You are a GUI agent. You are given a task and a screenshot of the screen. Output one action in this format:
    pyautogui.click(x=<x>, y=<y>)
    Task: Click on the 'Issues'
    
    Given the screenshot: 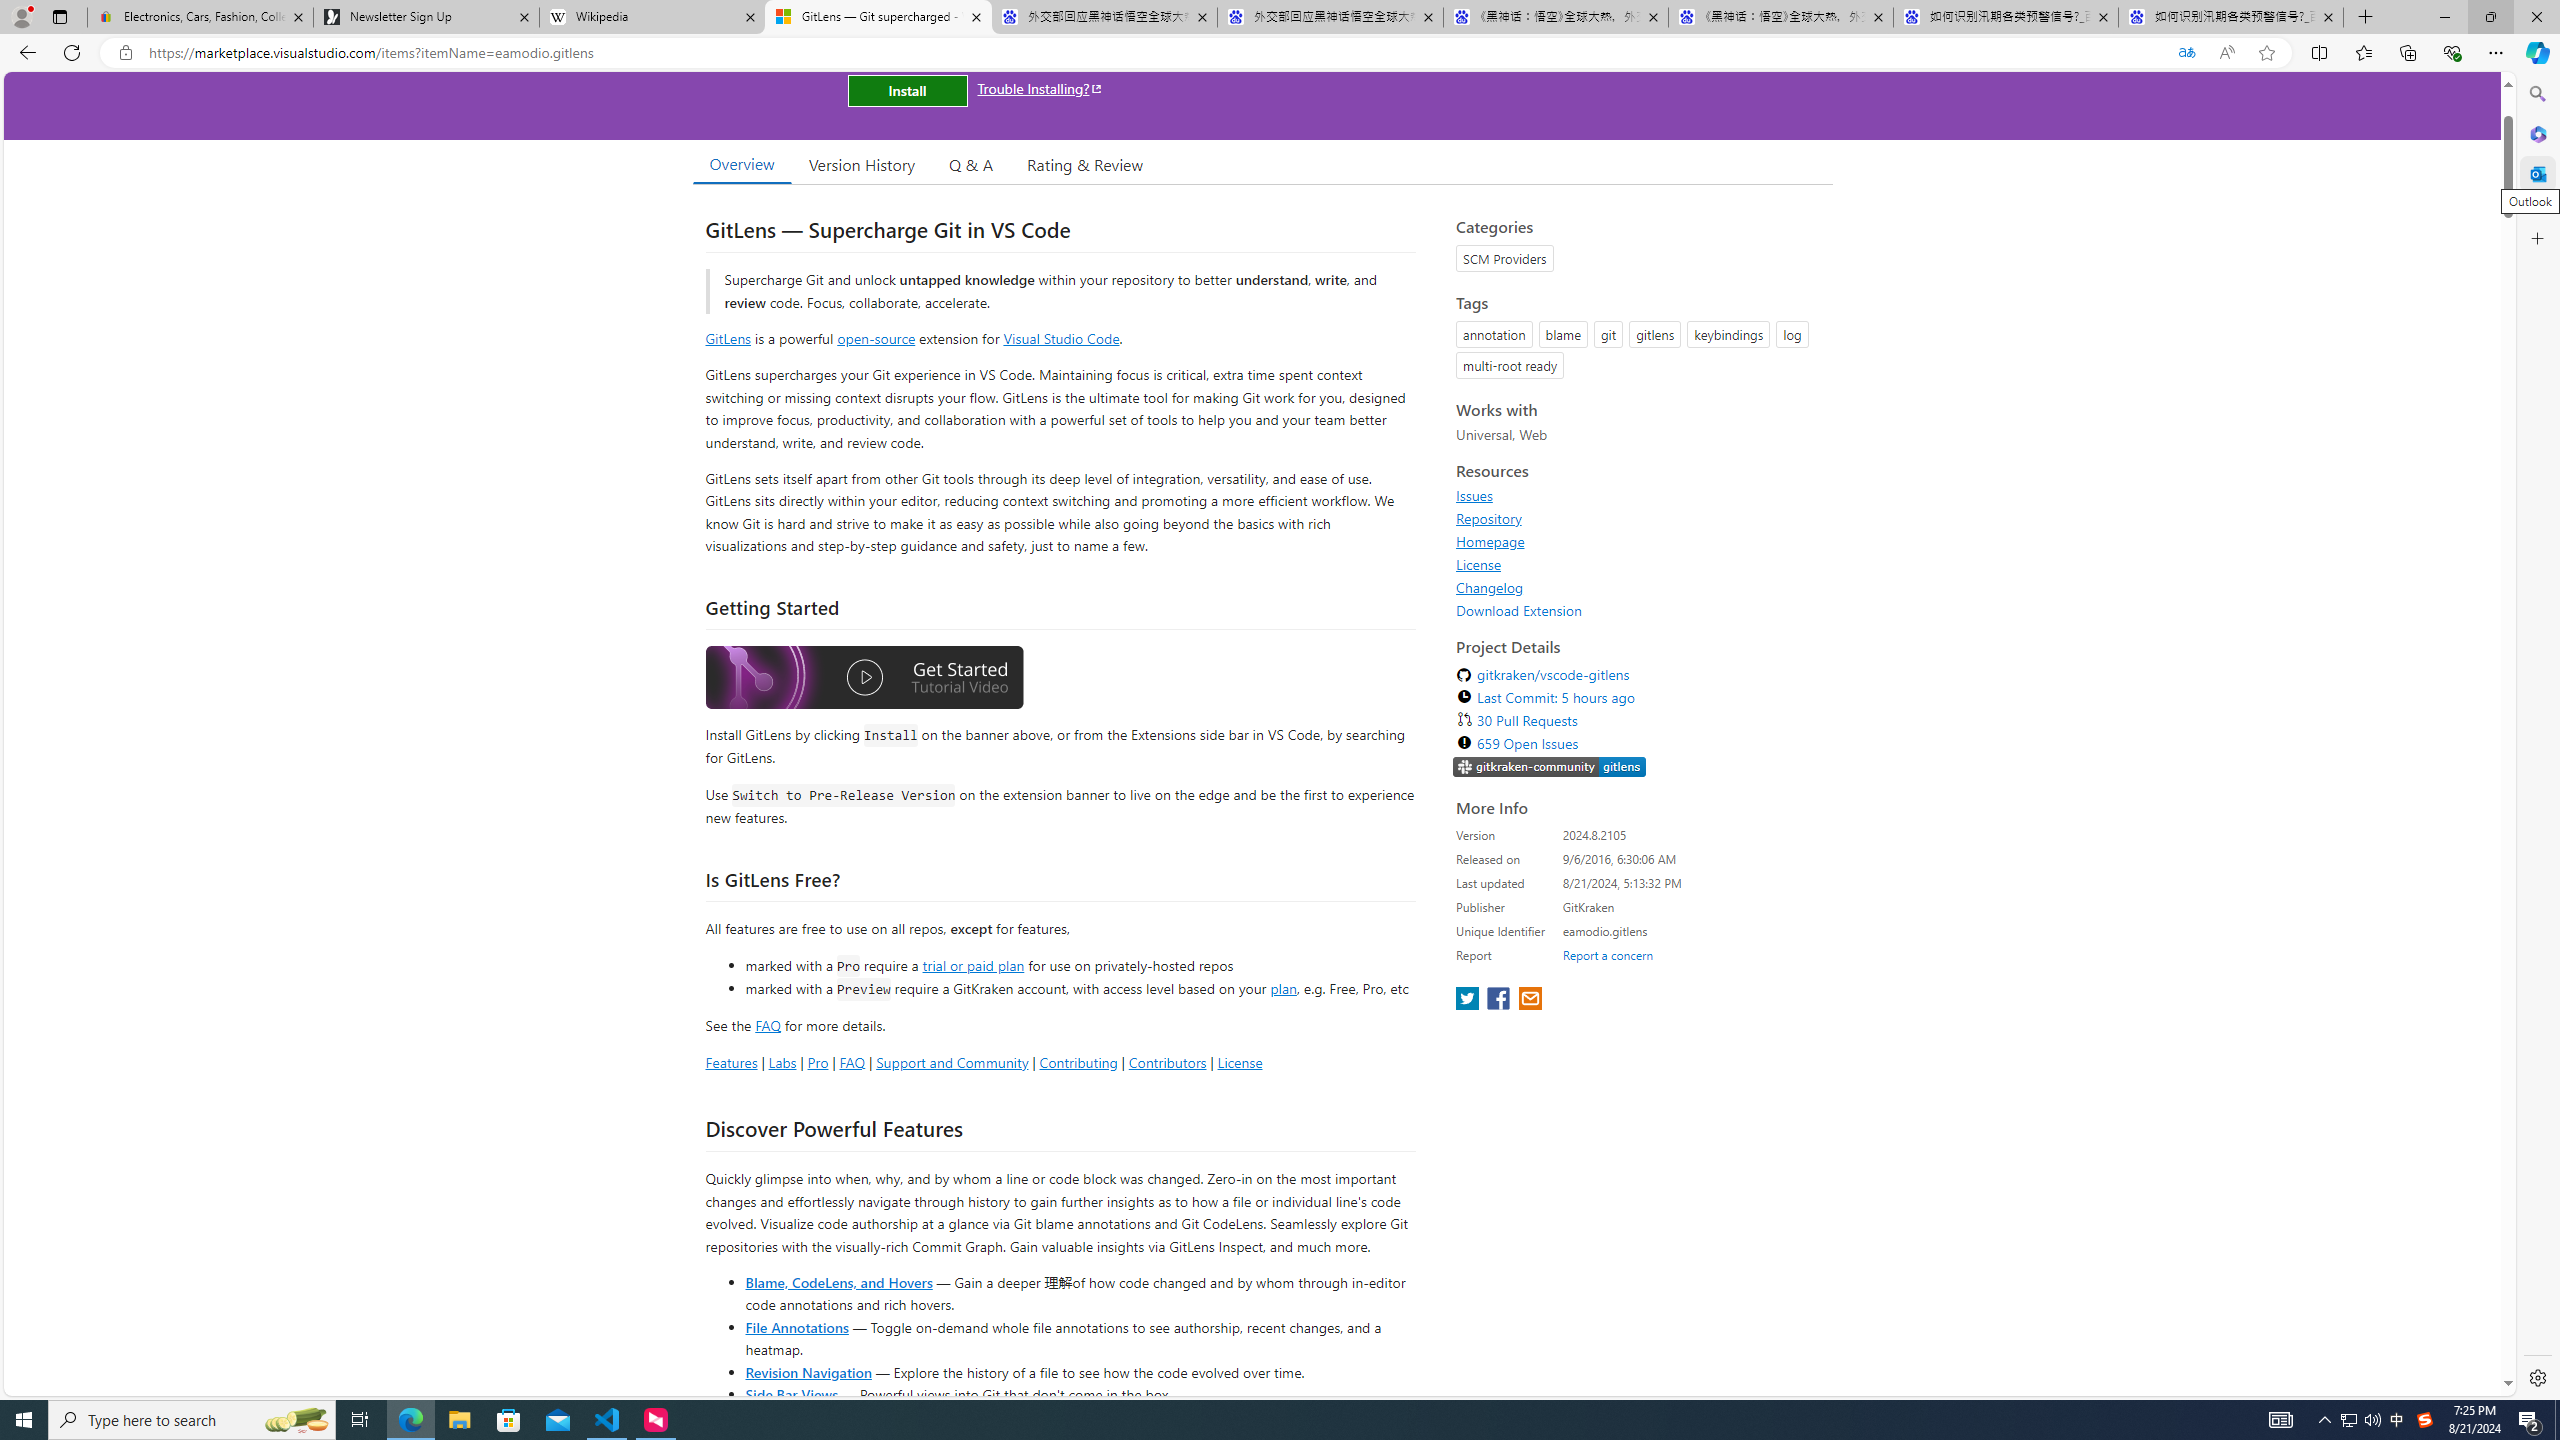 What is the action you would take?
    pyautogui.click(x=1638, y=495)
    